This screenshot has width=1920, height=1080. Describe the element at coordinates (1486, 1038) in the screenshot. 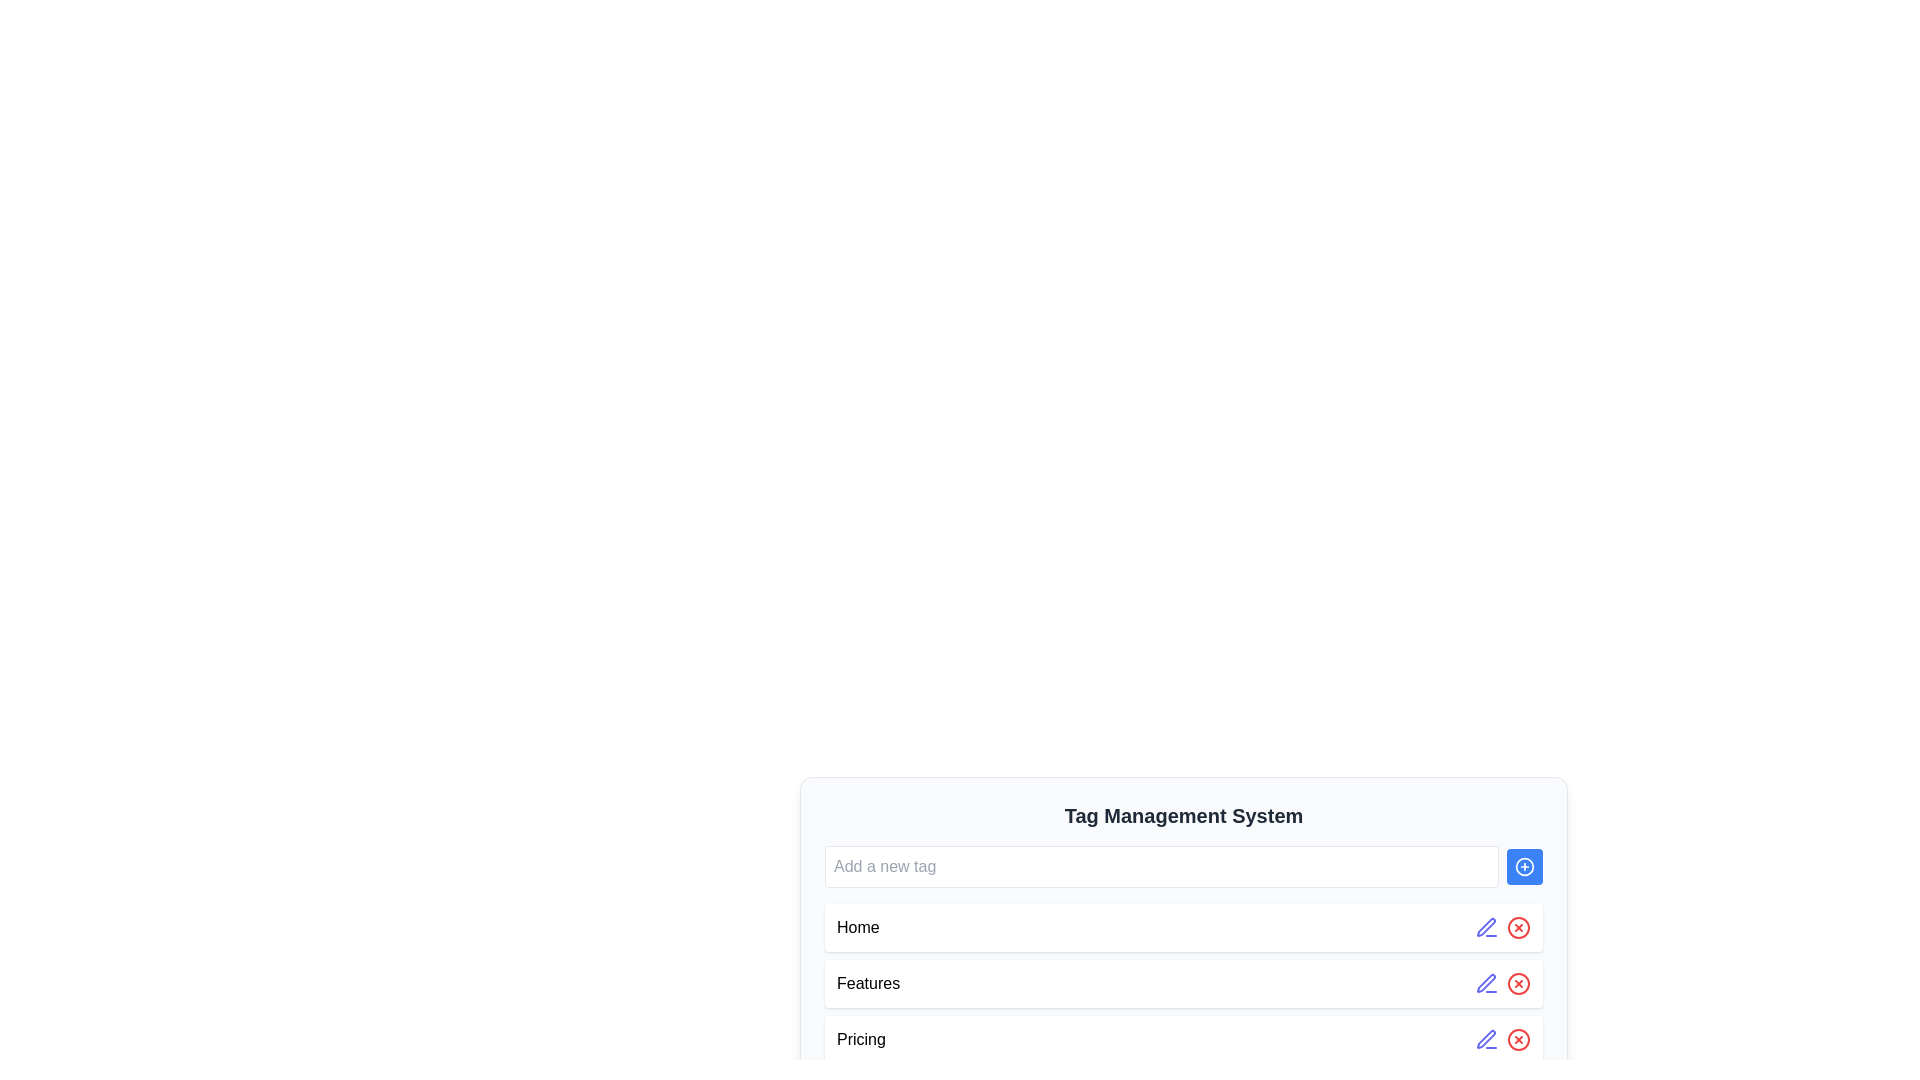

I see `the editing pencil icon located in the third row of the features list component to initiate editing` at that location.